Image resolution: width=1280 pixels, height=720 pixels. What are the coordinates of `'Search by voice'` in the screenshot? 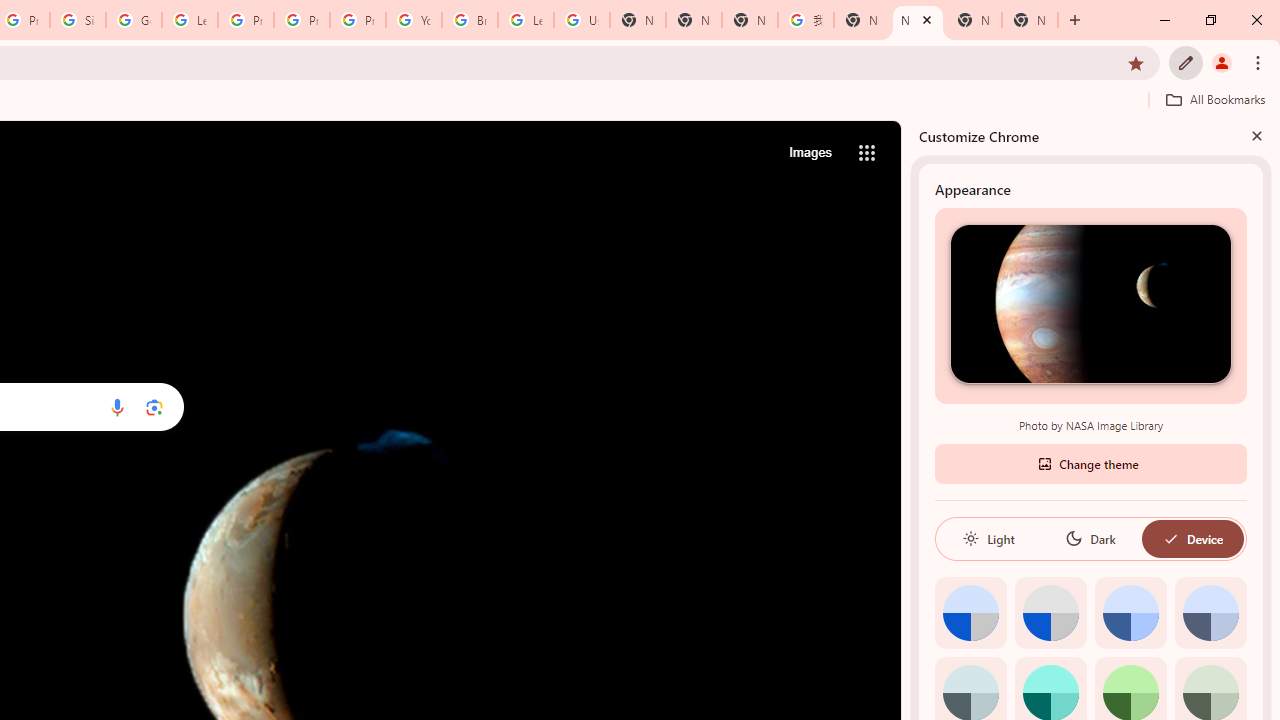 It's located at (116, 406).